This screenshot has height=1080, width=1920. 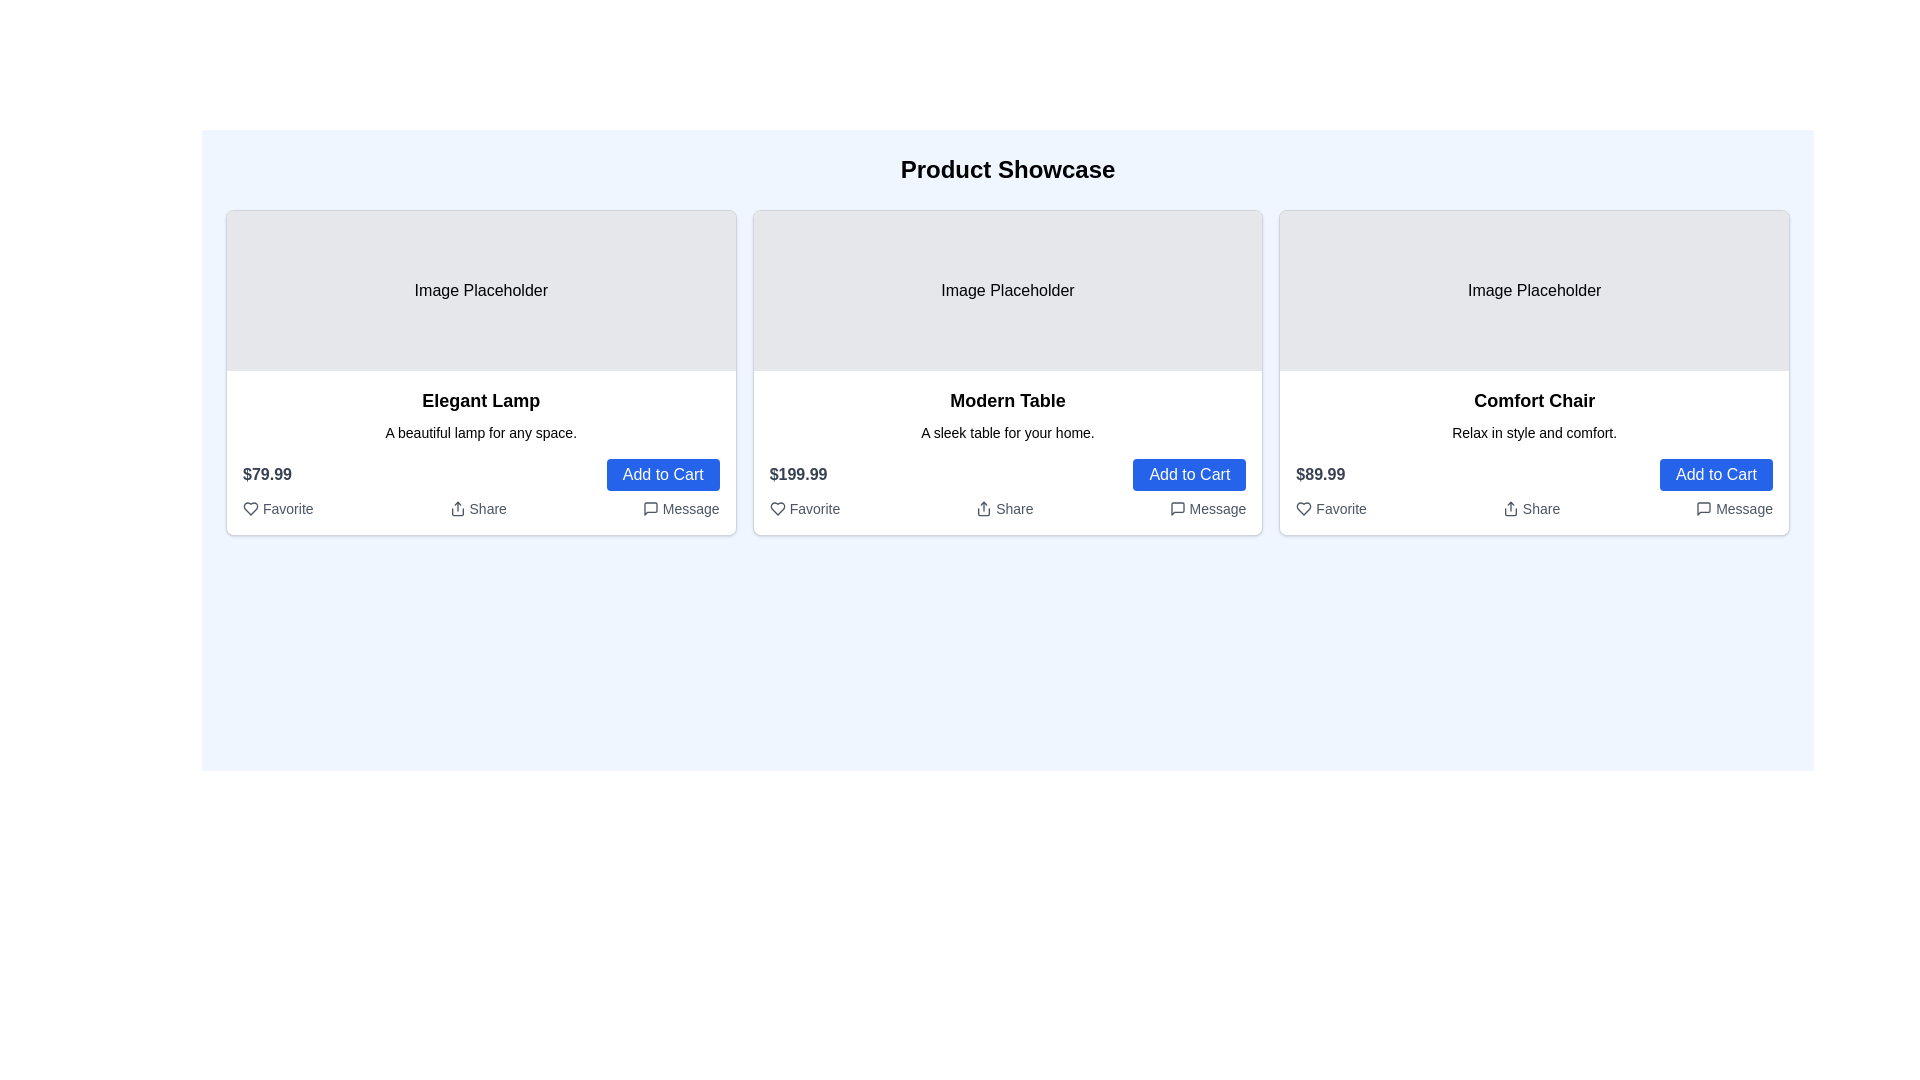 What do you see at coordinates (1533, 508) in the screenshot?
I see `the 'Share' icon, which is represented by an upward-pointing arrow emerging from a box, located in the 'Comfort Chair' section below the price and 'Add to Cart' button` at bounding box center [1533, 508].